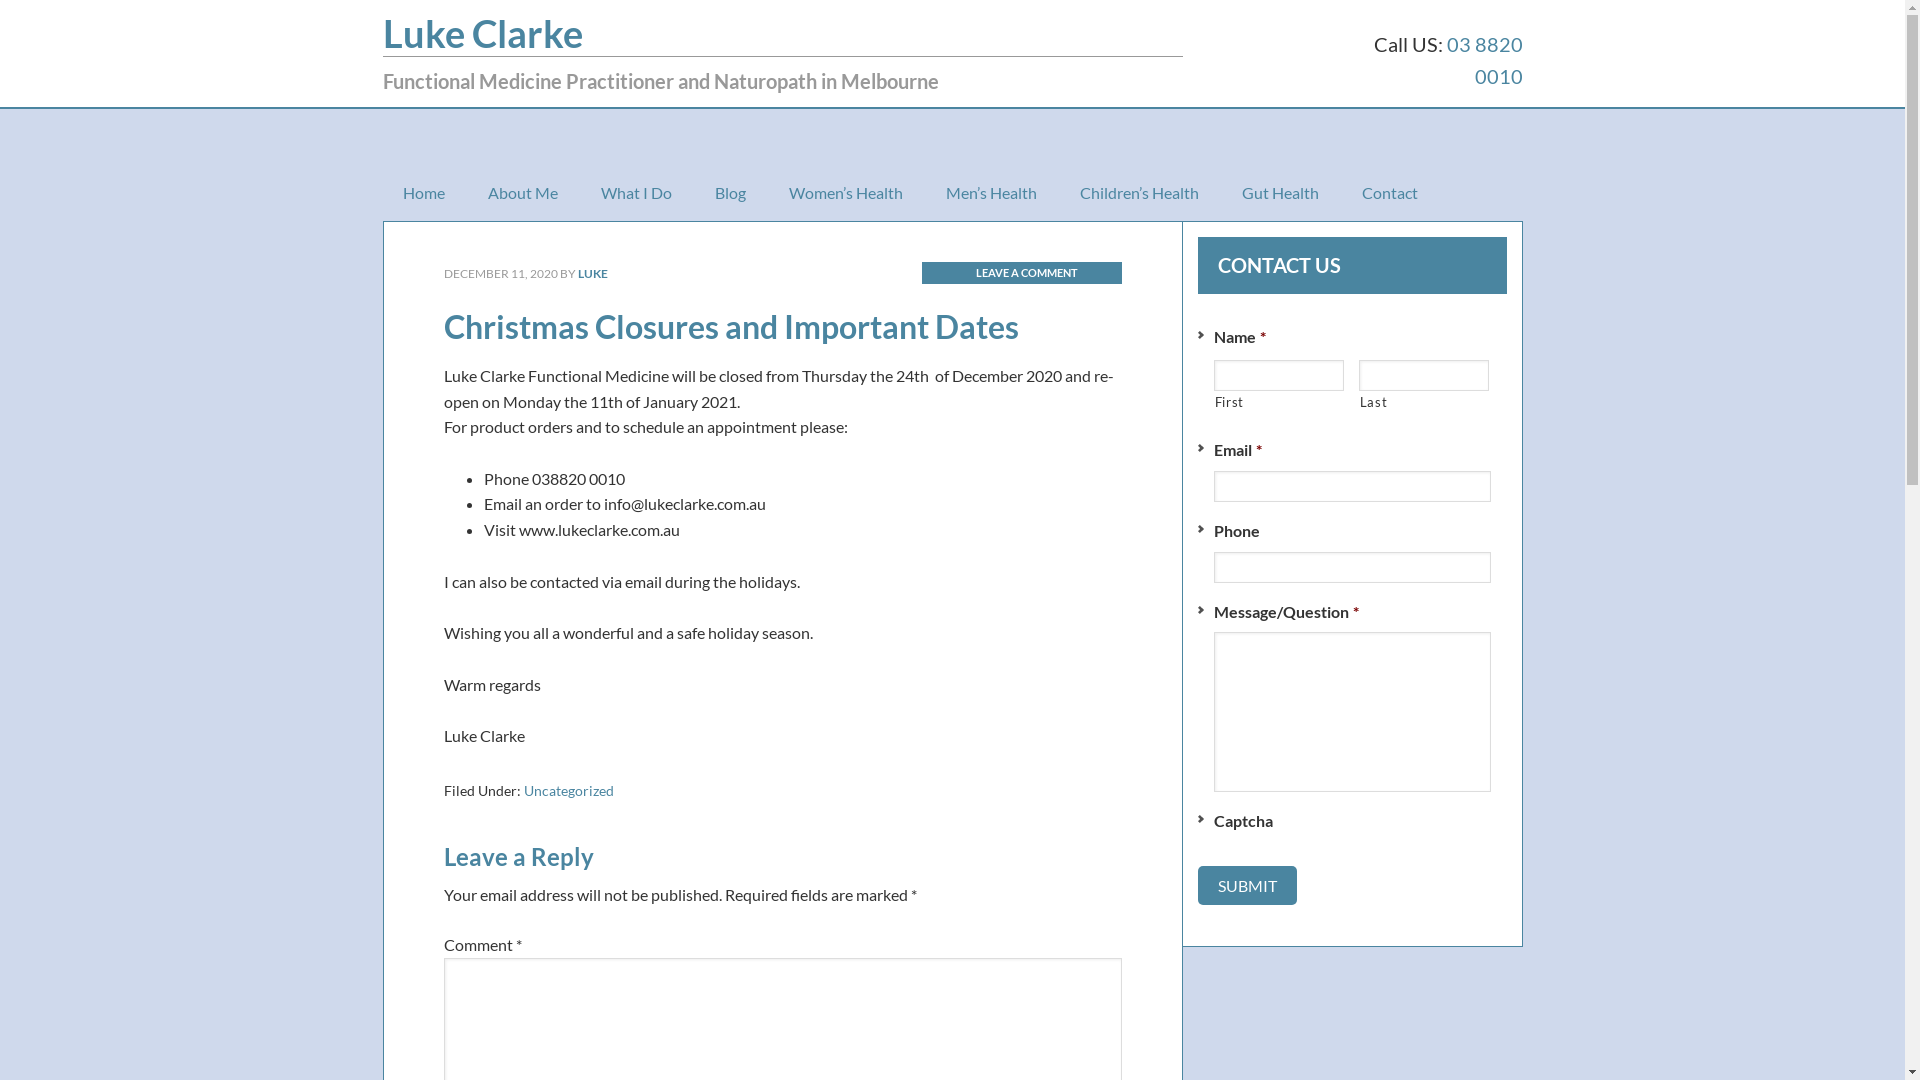  What do you see at coordinates (568, 789) in the screenshot?
I see `'Uncategorized'` at bounding box center [568, 789].